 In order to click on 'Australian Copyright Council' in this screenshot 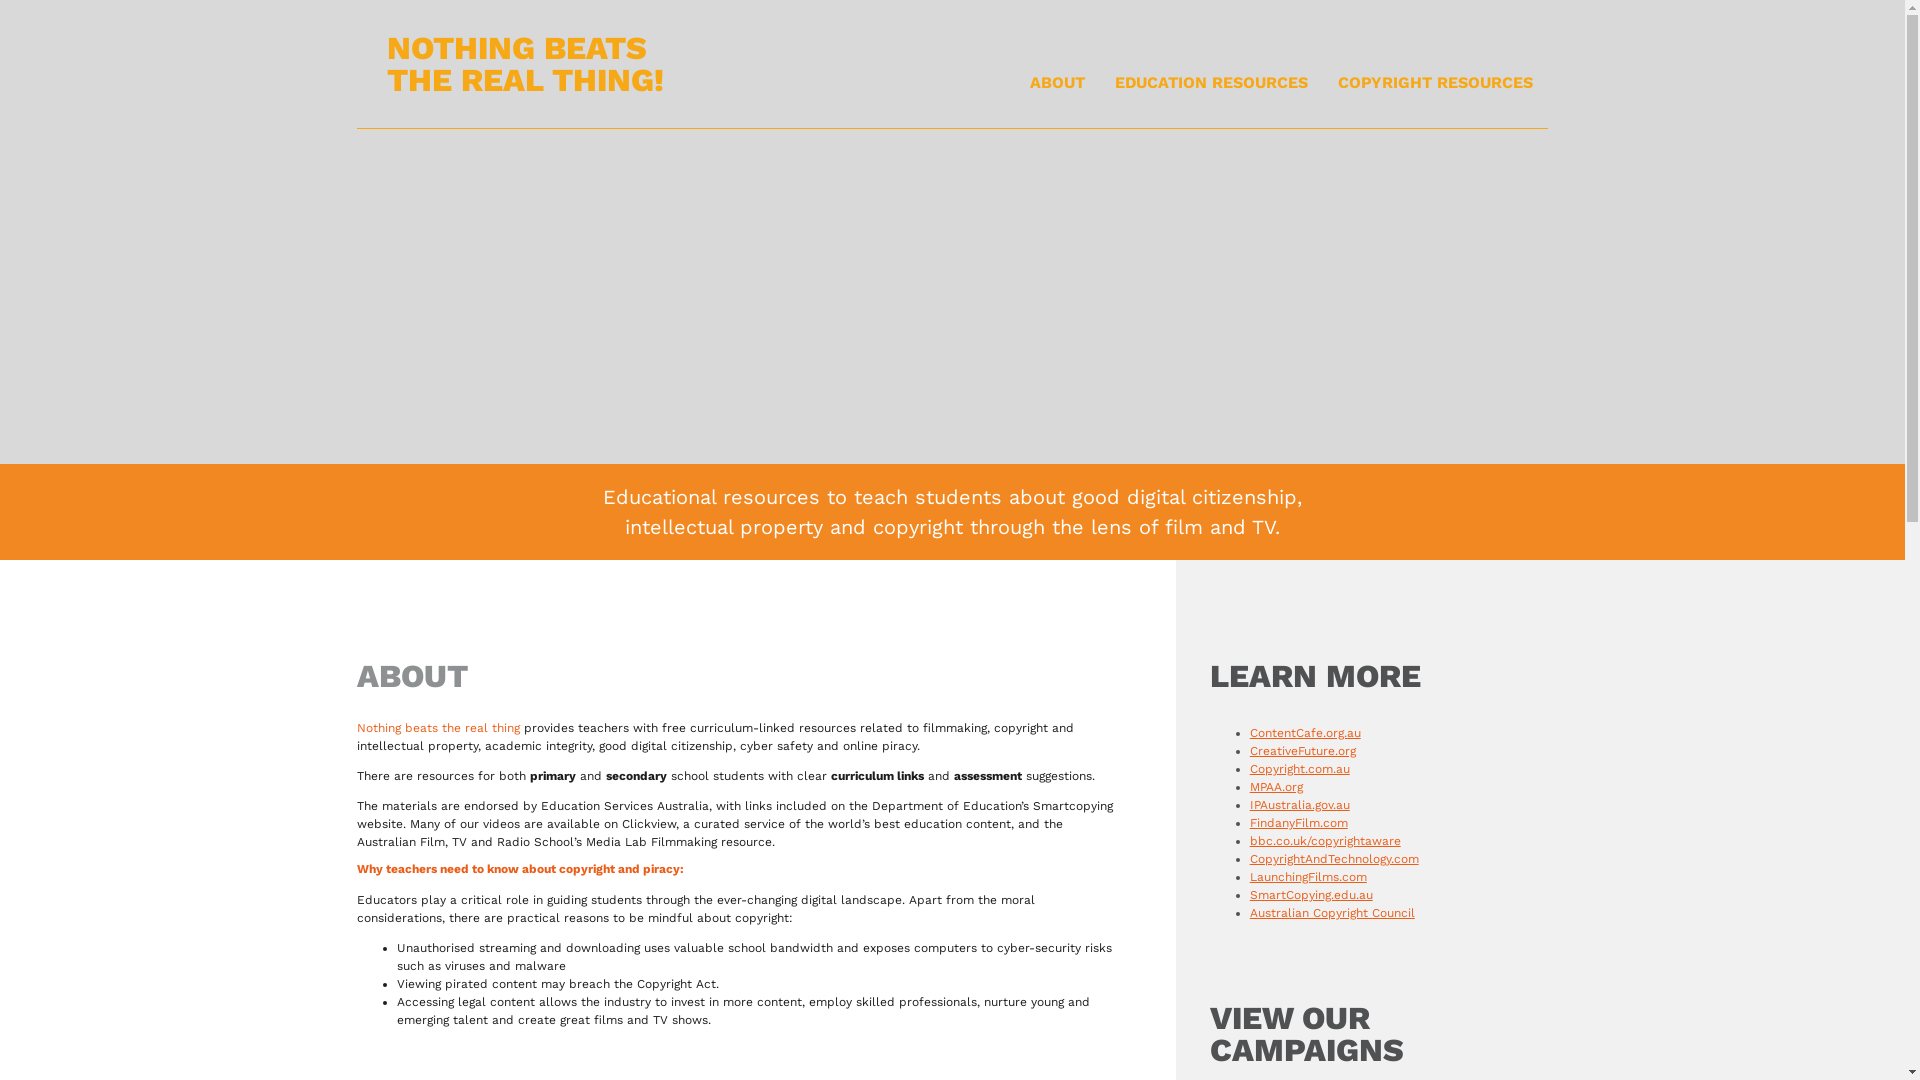, I will do `click(1332, 913)`.